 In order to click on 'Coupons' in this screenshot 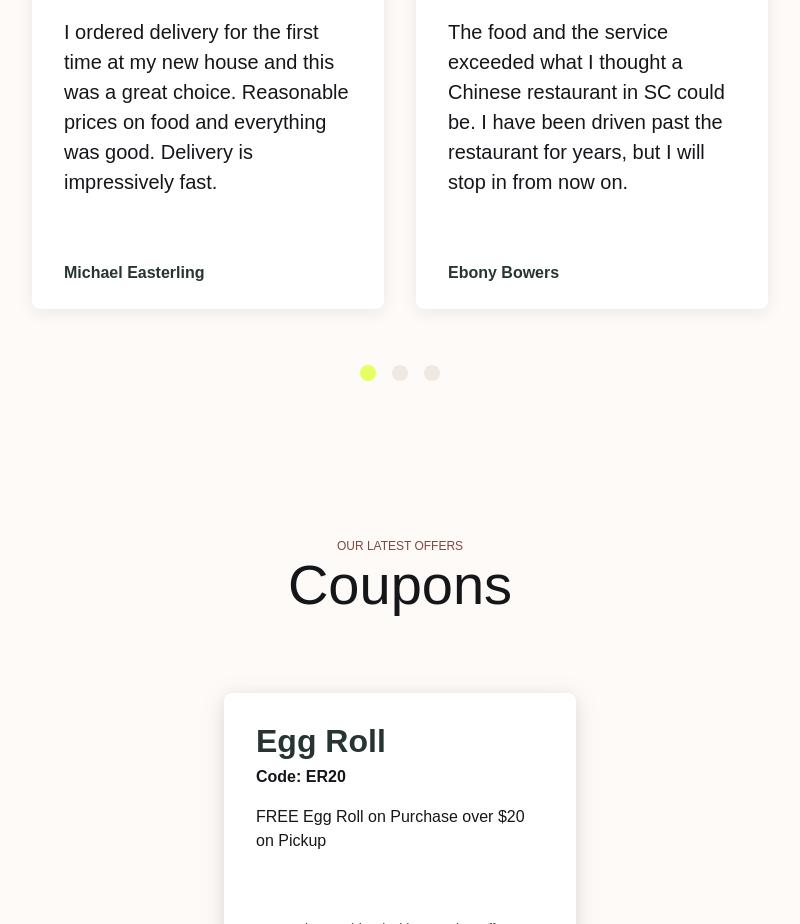, I will do `click(398, 584)`.